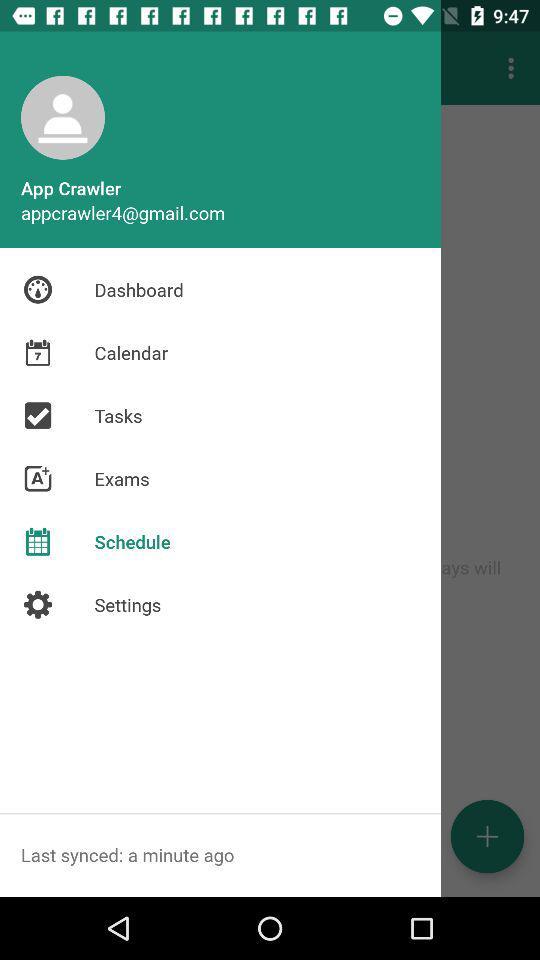 This screenshot has width=540, height=960. I want to click on the picture icon which is above the app crawler, so click(63, 117).